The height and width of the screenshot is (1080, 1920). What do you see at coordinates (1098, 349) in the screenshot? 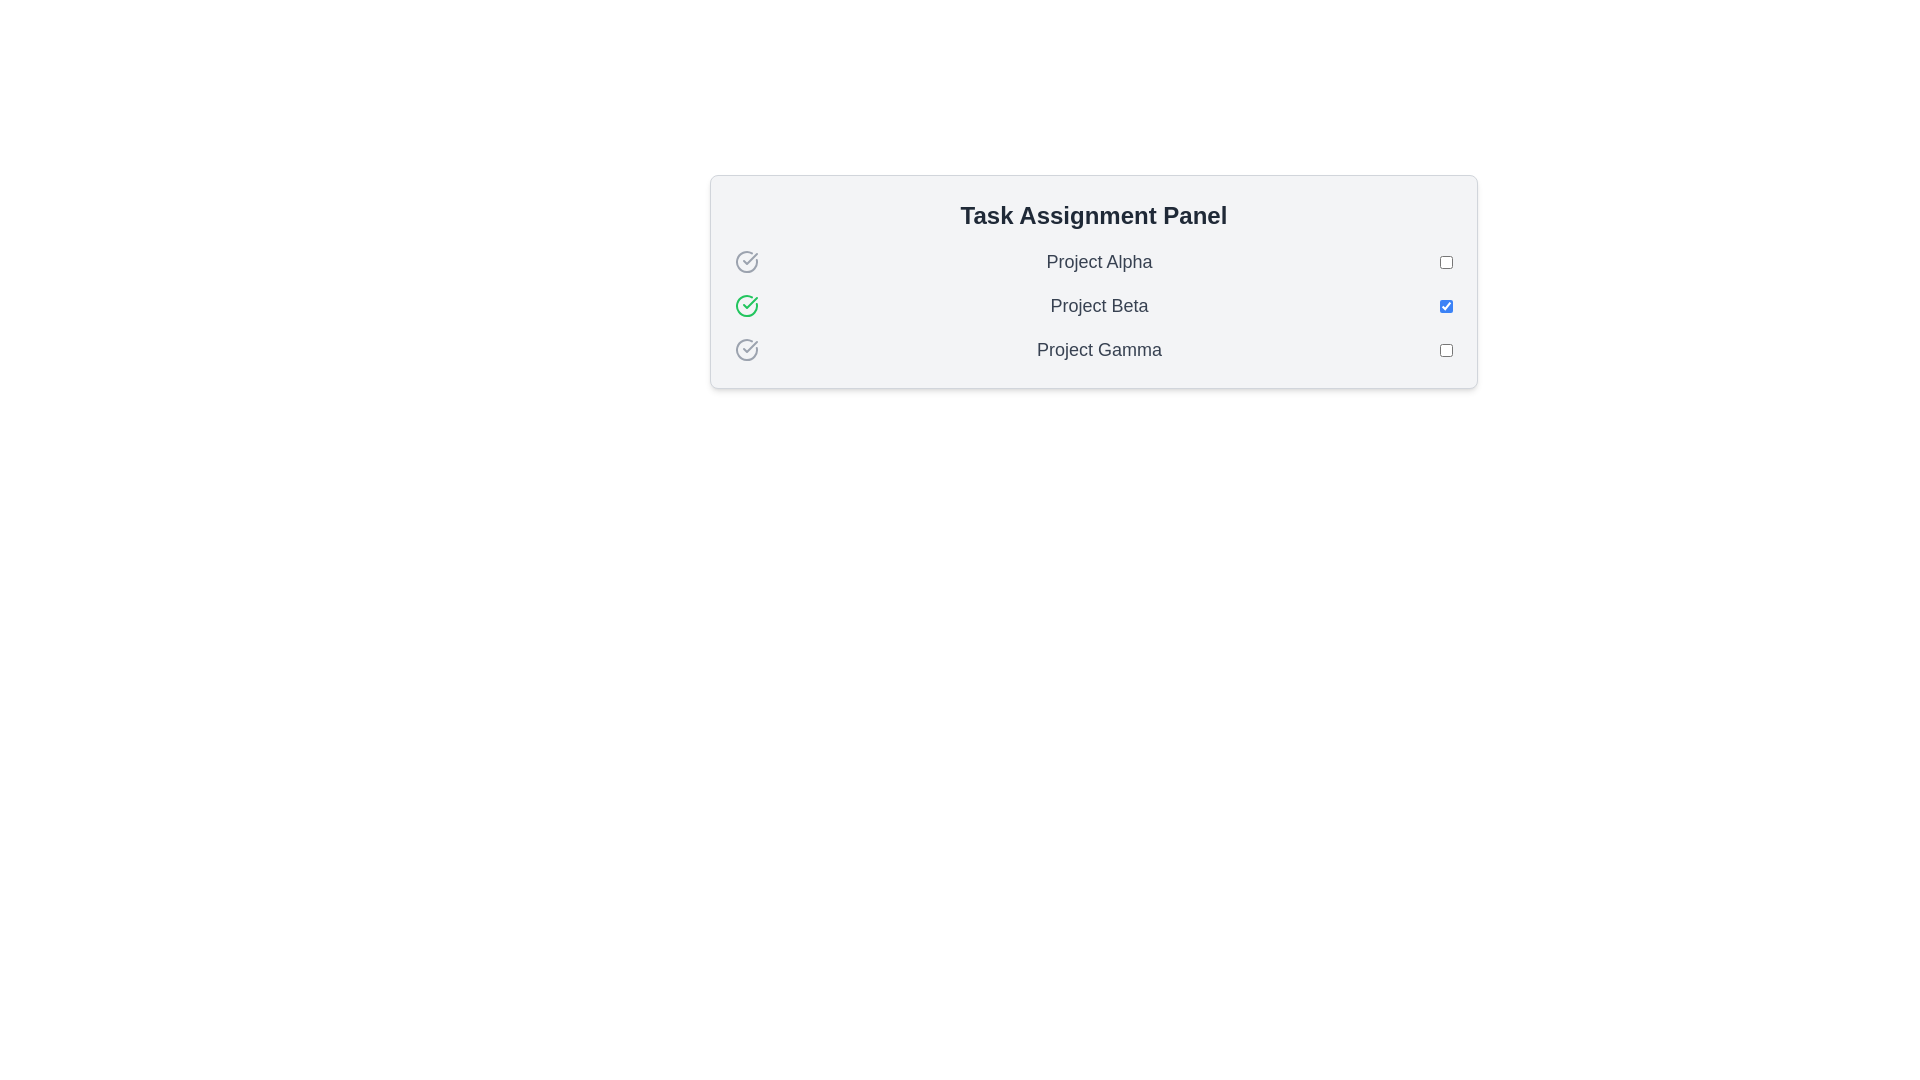
I see `the text label reading 'Project Gamma' styled with a medium-sized, gray-colored font, positioned within the 'Task Assignment Panel' below 'Project Beta'` at bounding box center [1098, 349].